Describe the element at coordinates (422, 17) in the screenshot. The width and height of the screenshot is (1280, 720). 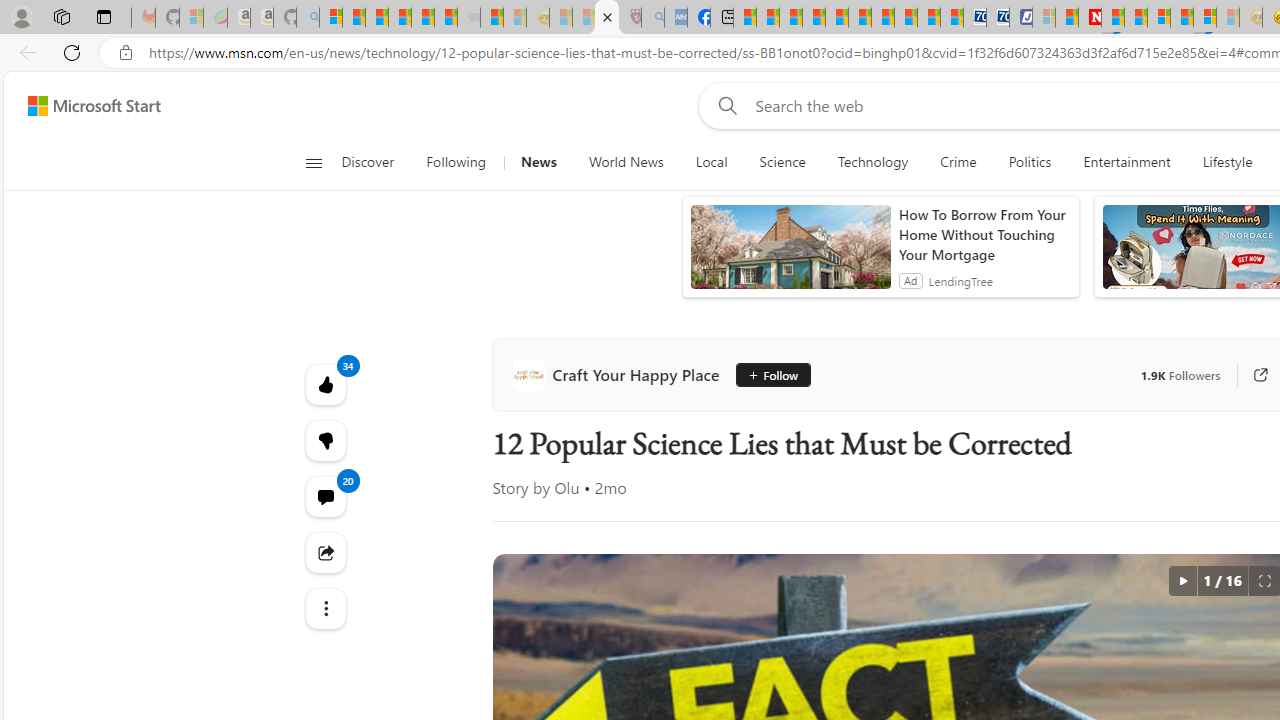
I see `'New Report Confirms 2023 Was Record Hot | Watch'` at that location.